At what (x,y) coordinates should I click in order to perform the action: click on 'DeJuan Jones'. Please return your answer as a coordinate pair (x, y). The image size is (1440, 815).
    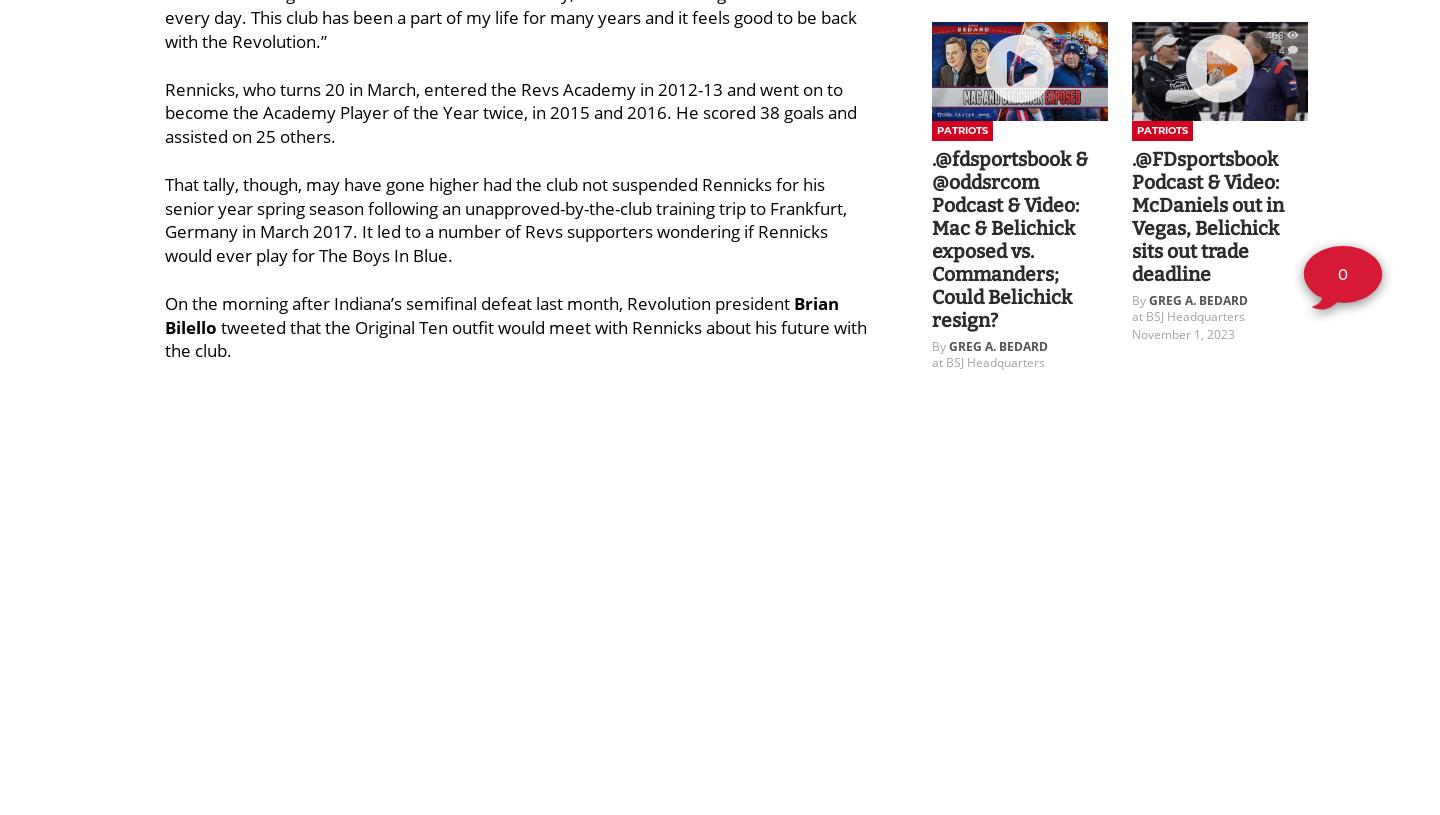
    Looking at the image, I should click on (284, 634).